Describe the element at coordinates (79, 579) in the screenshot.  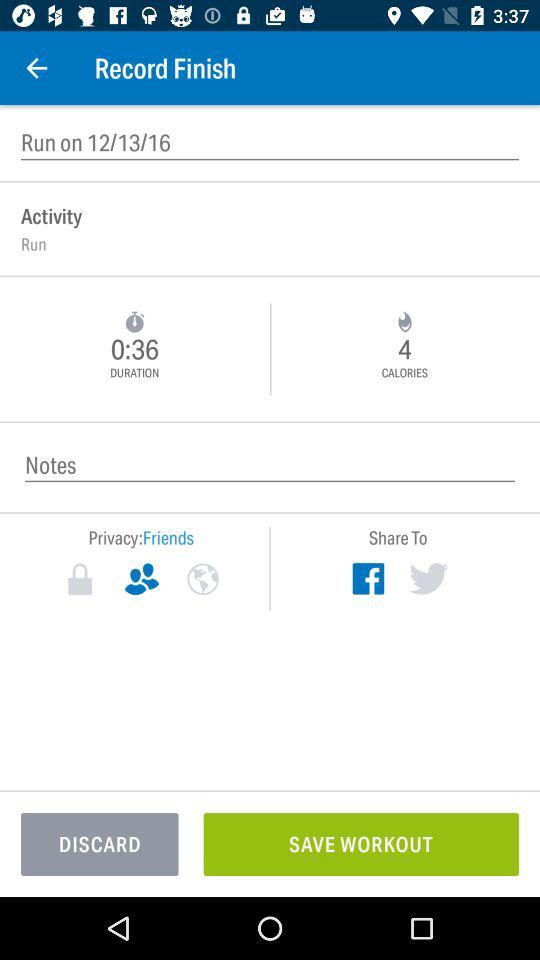
I see `icon below the privacy: icon` at that location.